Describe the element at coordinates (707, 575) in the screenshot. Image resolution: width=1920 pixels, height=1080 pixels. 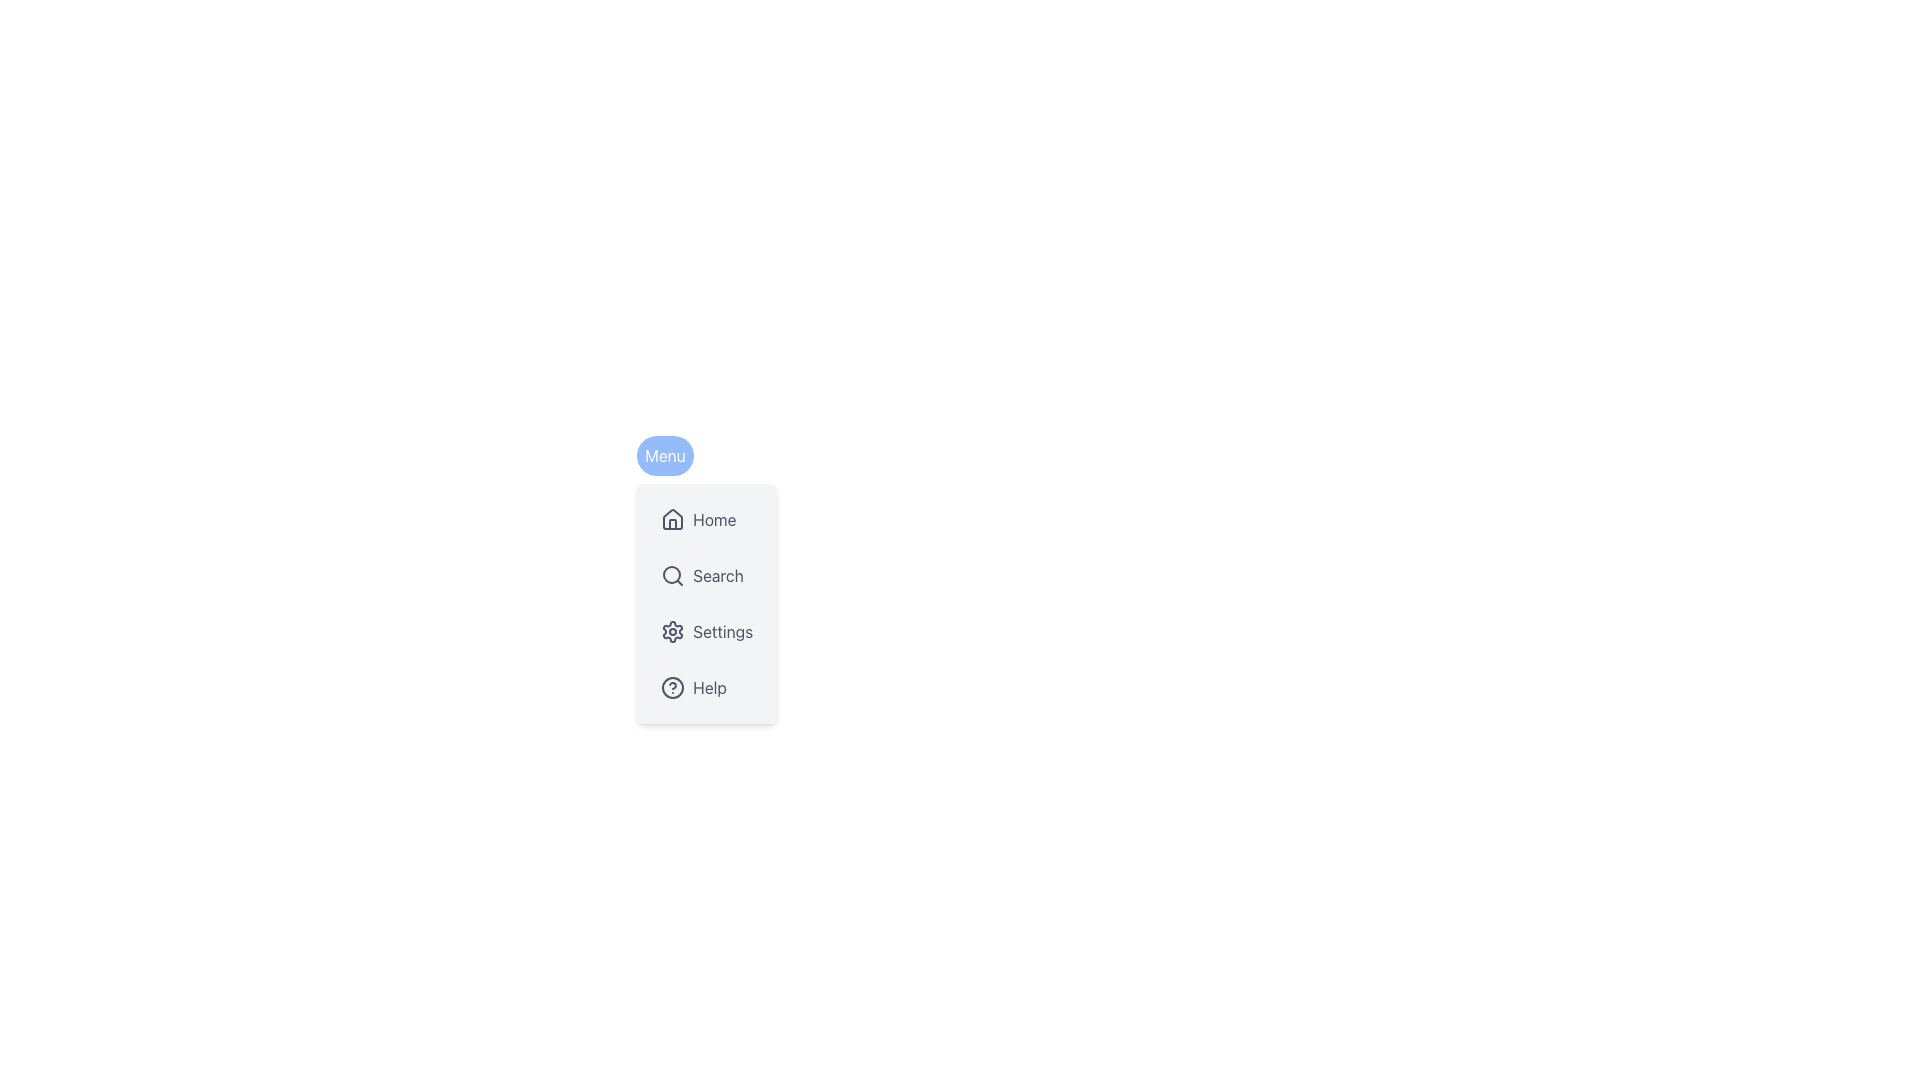
I see `the search button located between the 'Home' button and the 'Settings' button` at that location.